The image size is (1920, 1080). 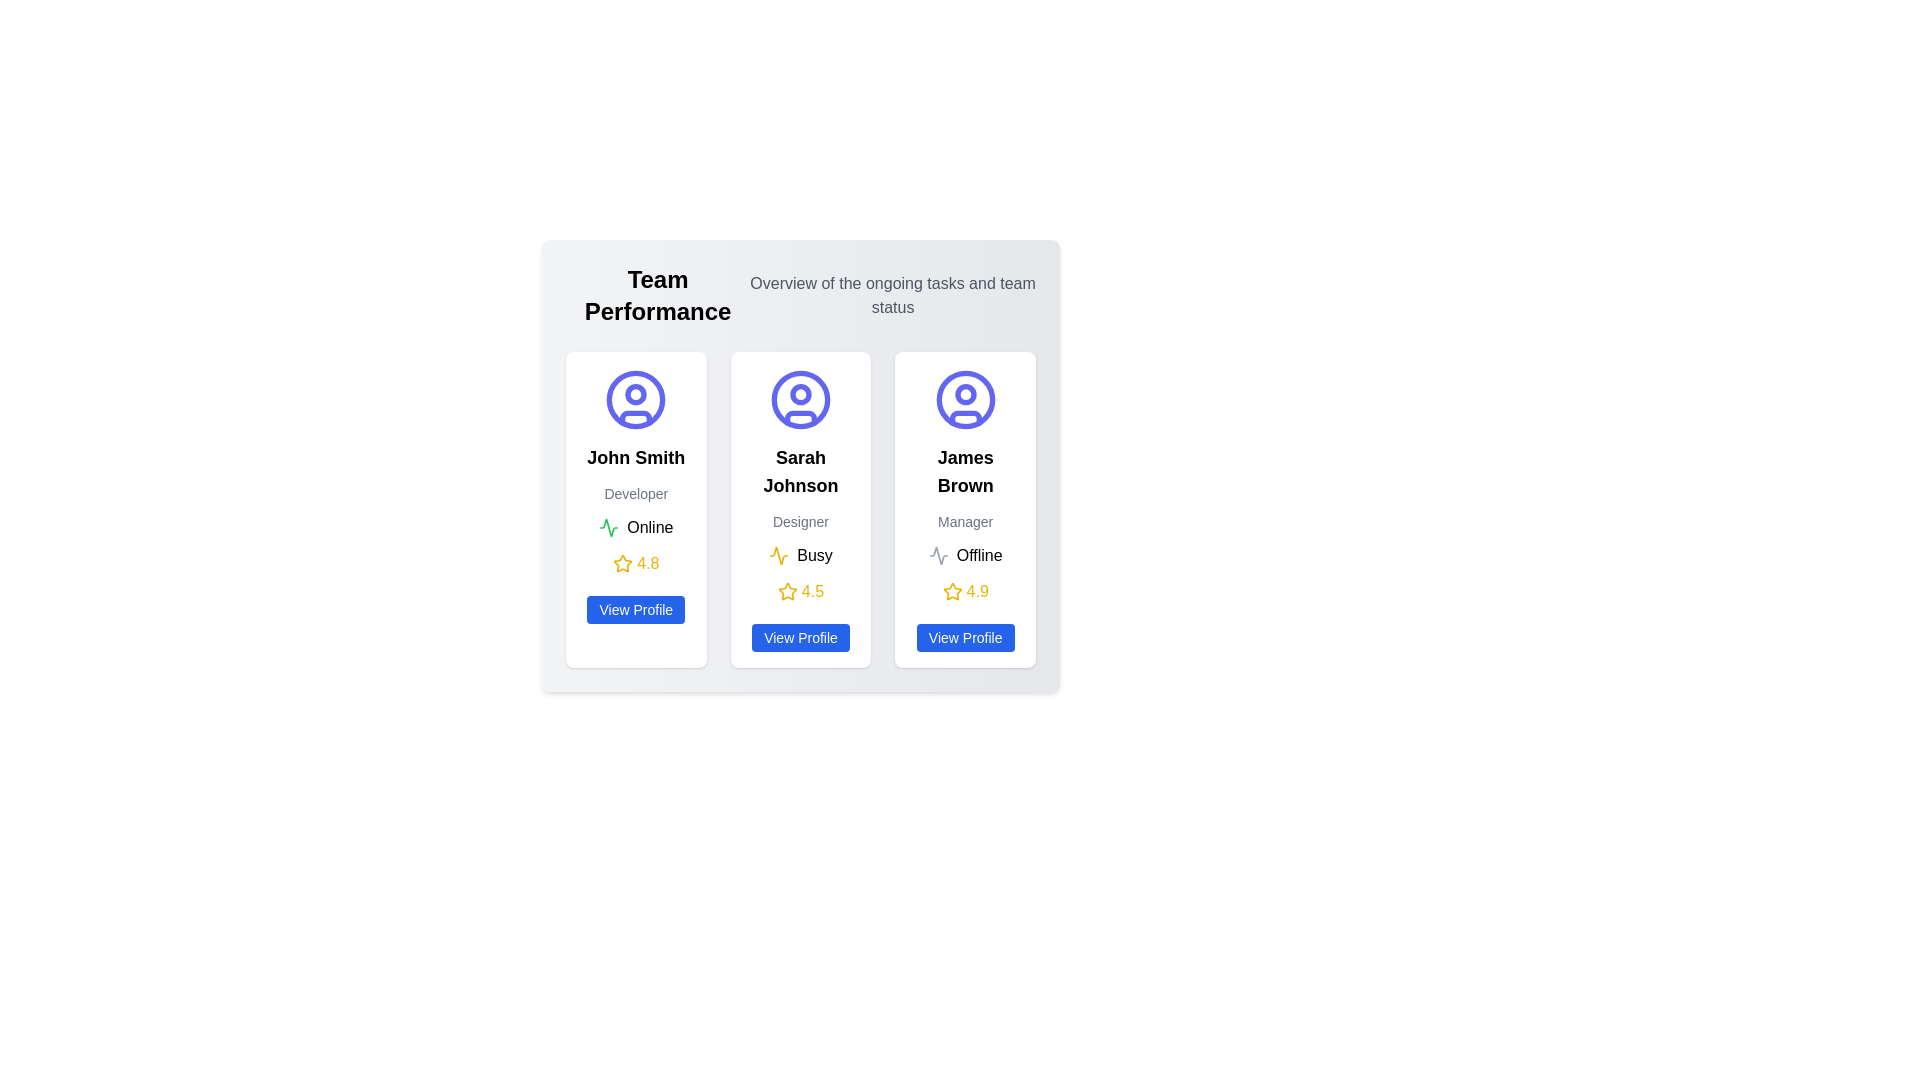 What do you see at coordinates (815, 555) in the screenshot?
I see `the 'Busy' text label indicating the user's current status, if interactivity is enabled` at bounding box center [815, 555].